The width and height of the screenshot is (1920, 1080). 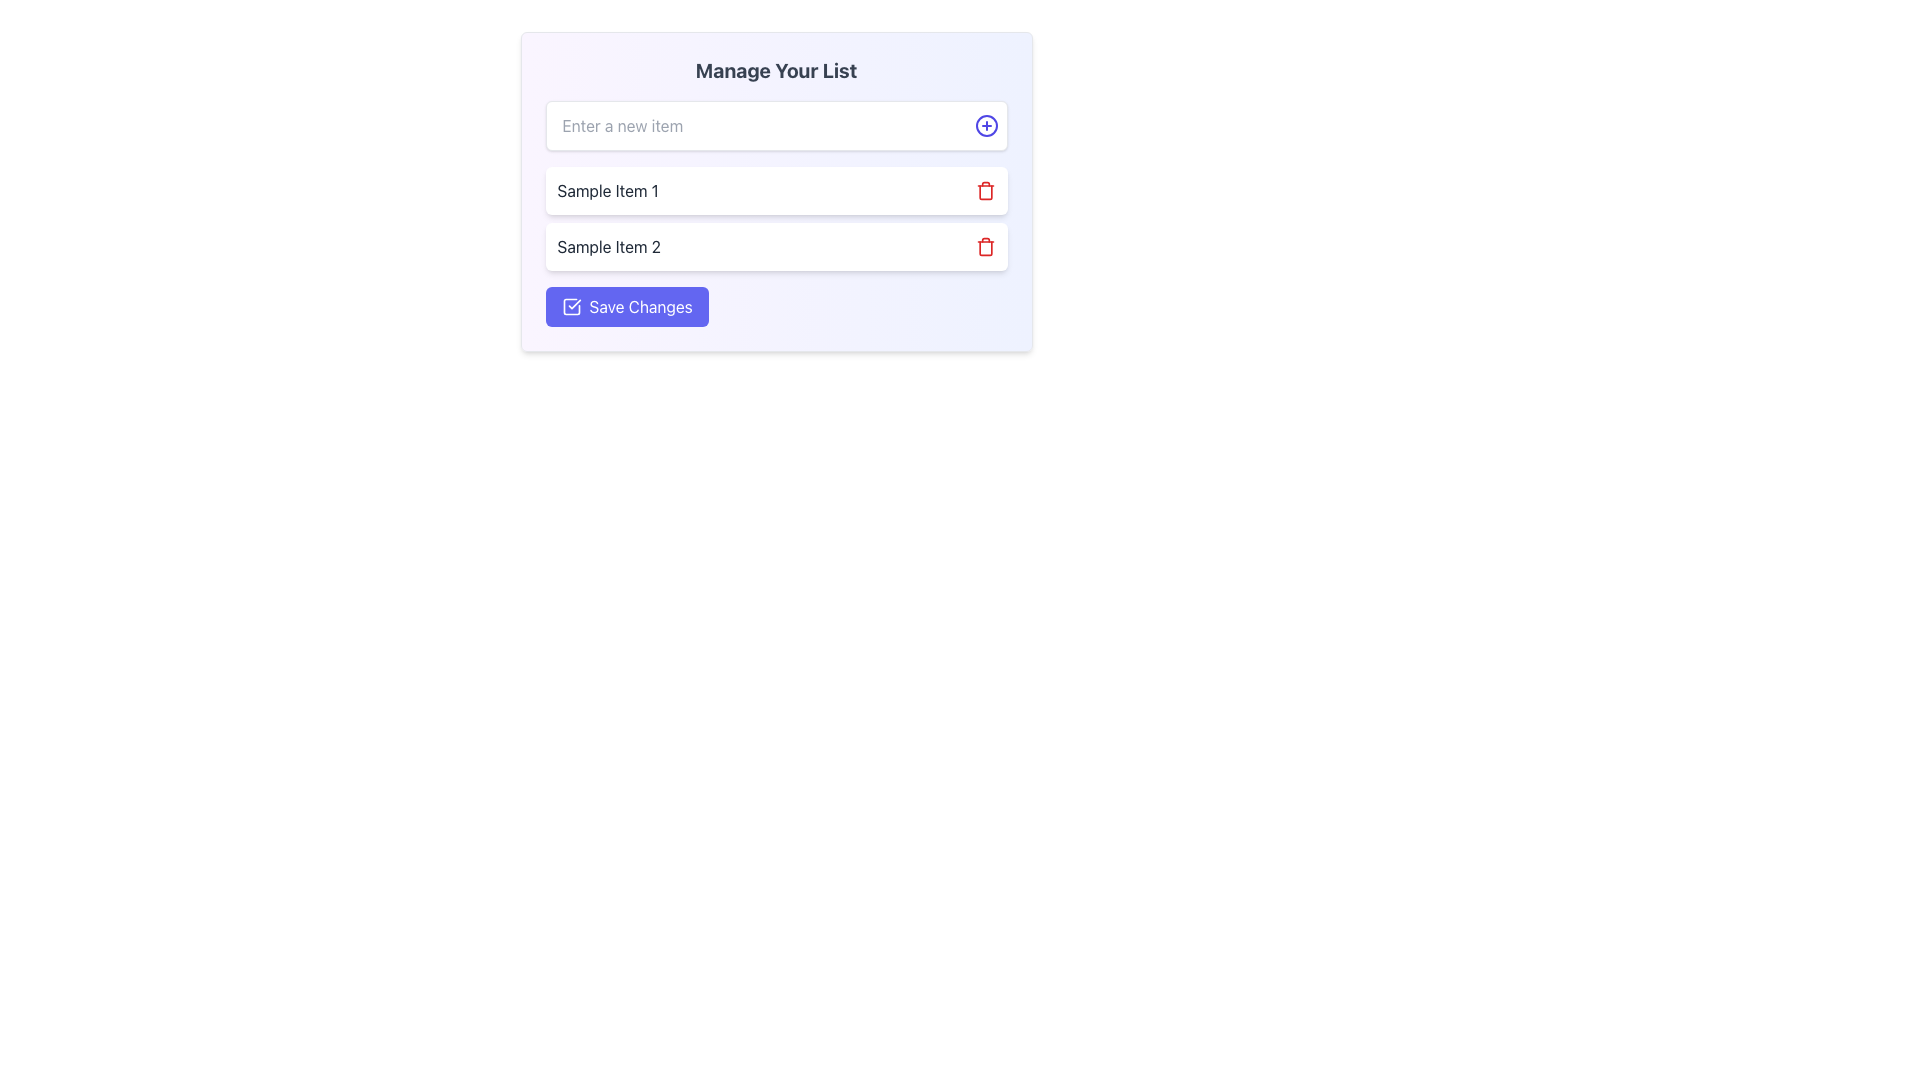 What do you see at coordinates (607, 191) in the screenshot?
I see `the Label displaying 'Sample Item 1' in dark gray color, which is located within a white rectangular background with rounded corners, positioned to the left of a red trash can icon` at bounding box center [607, 191].